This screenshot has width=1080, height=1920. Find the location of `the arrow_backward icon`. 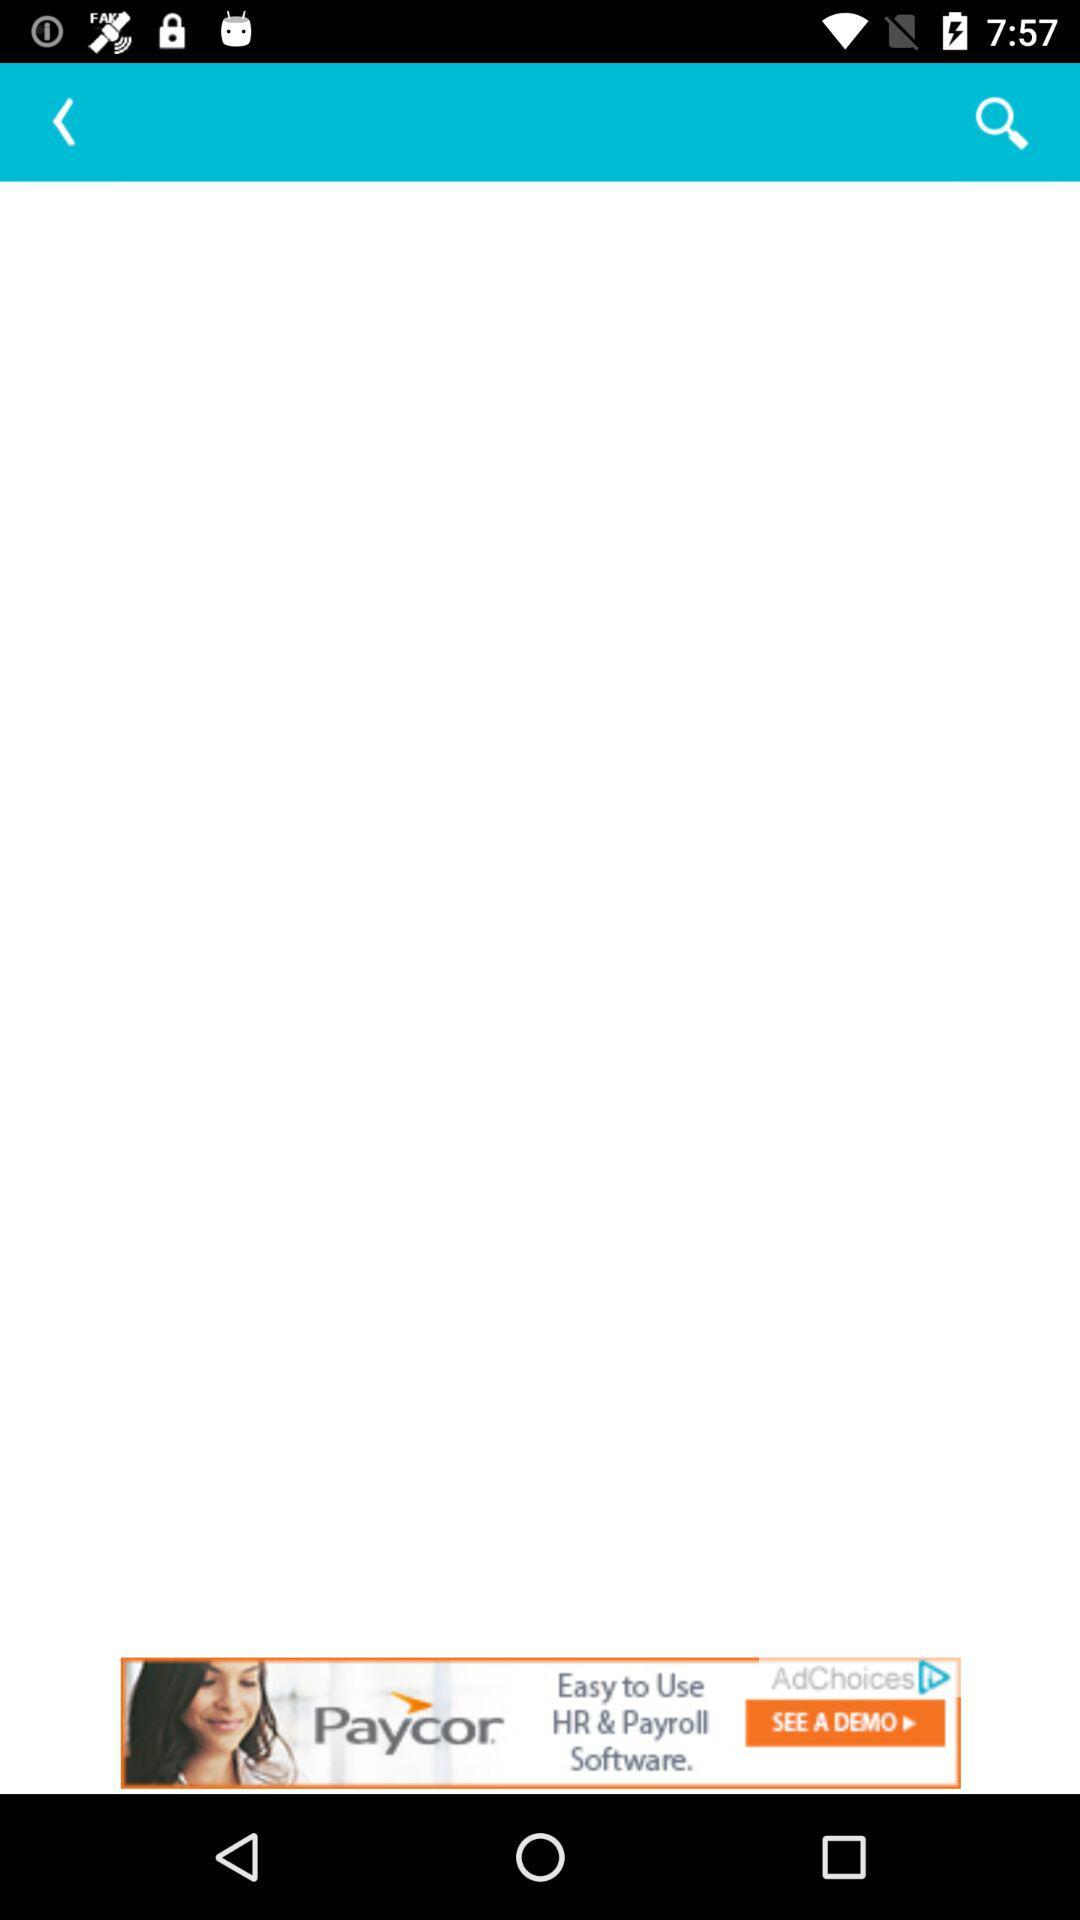

the arrow_backward icon is located at coordinates (64, 121).